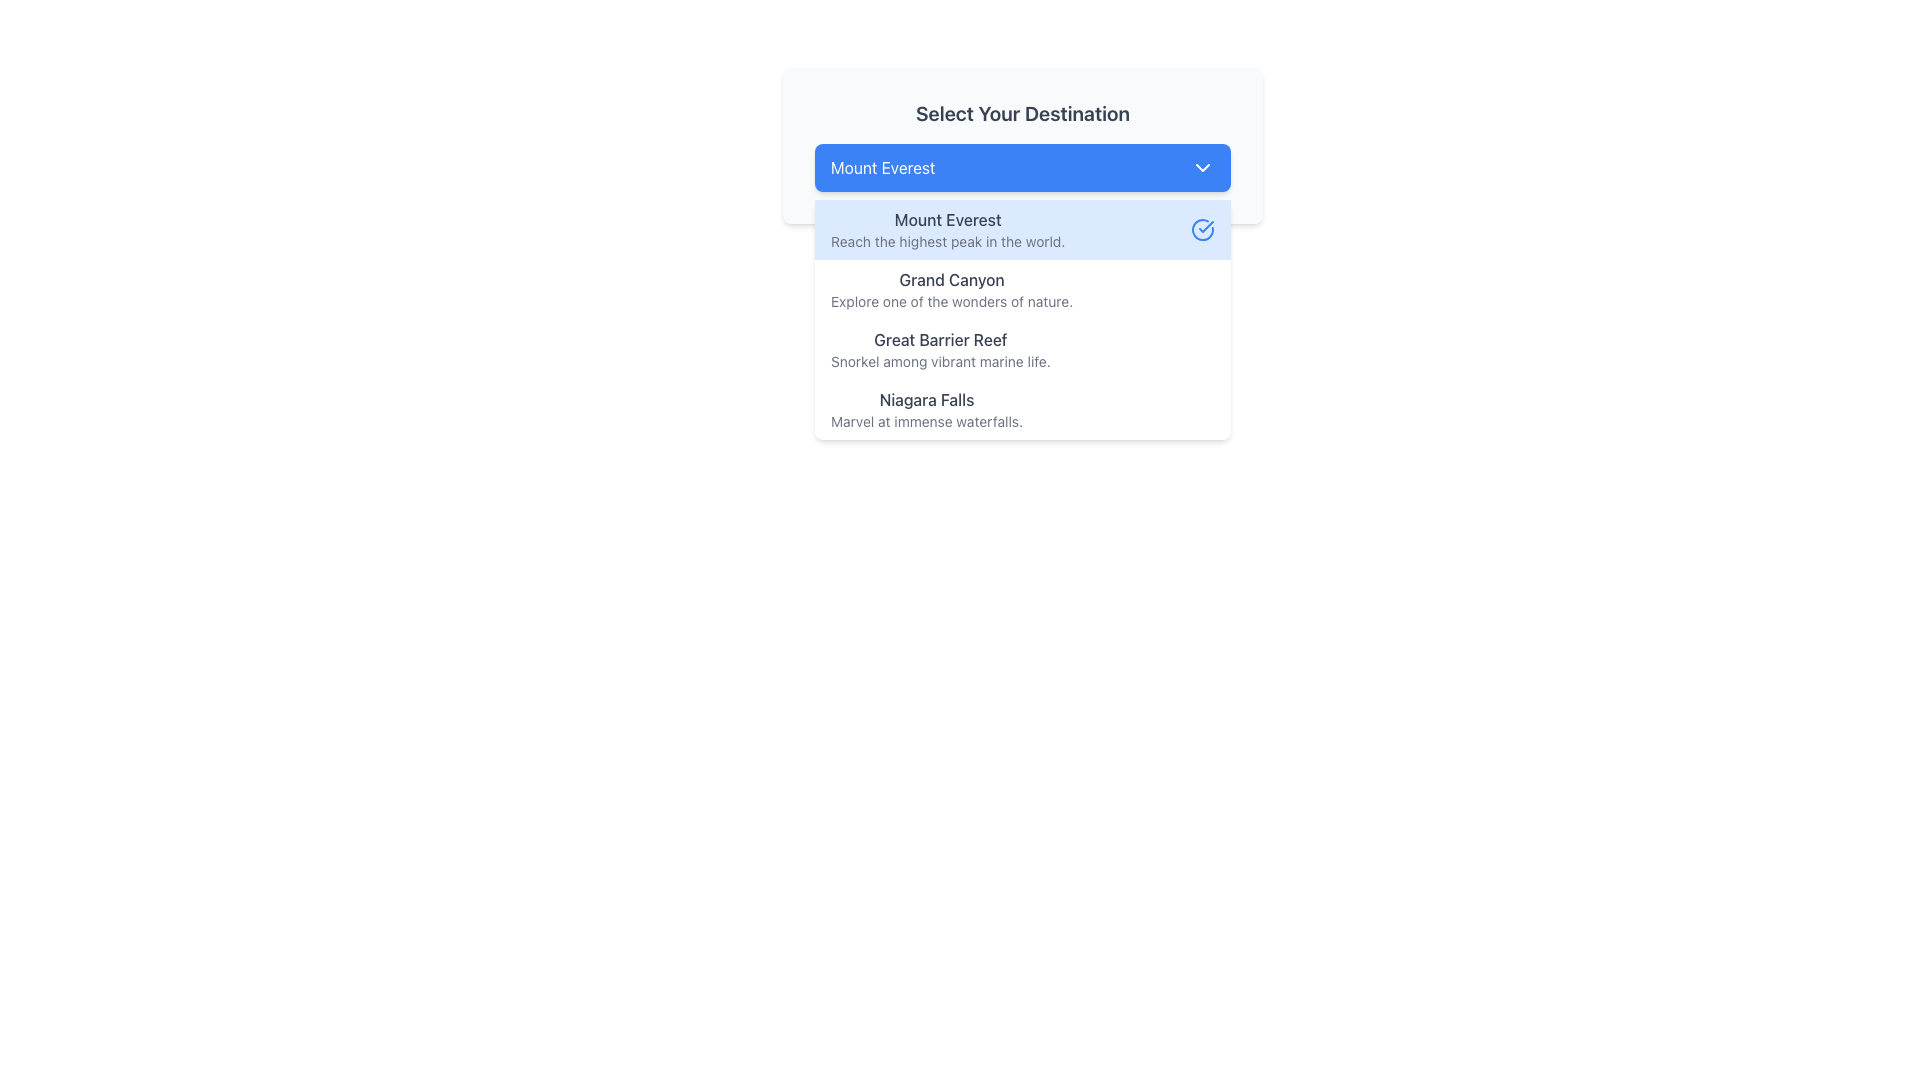  I want to click on the Checkmark Icon indicating that the 'Mount Everest' item is currently selected, which serves as a visual confirmation, so click(1202, 229).